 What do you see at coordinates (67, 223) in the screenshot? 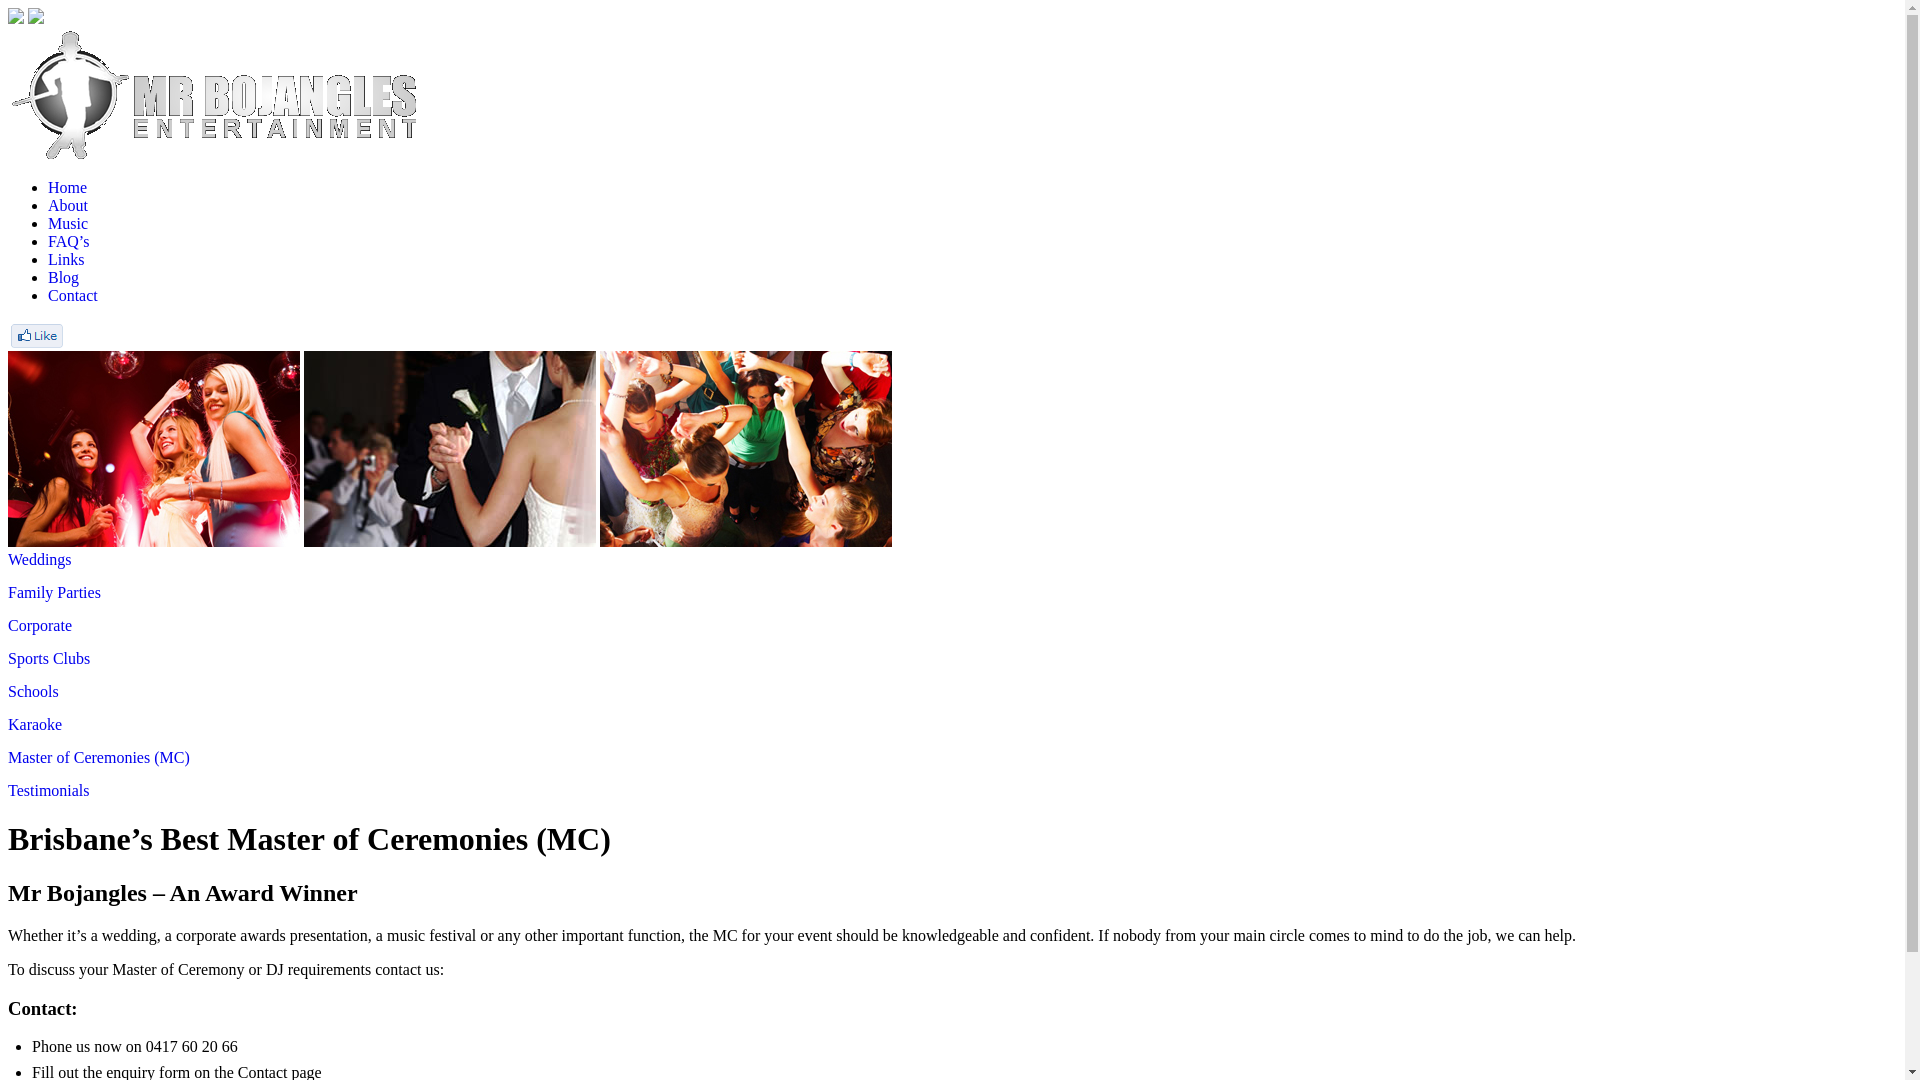
I see `'Music'` at bounding box center [67, 223].